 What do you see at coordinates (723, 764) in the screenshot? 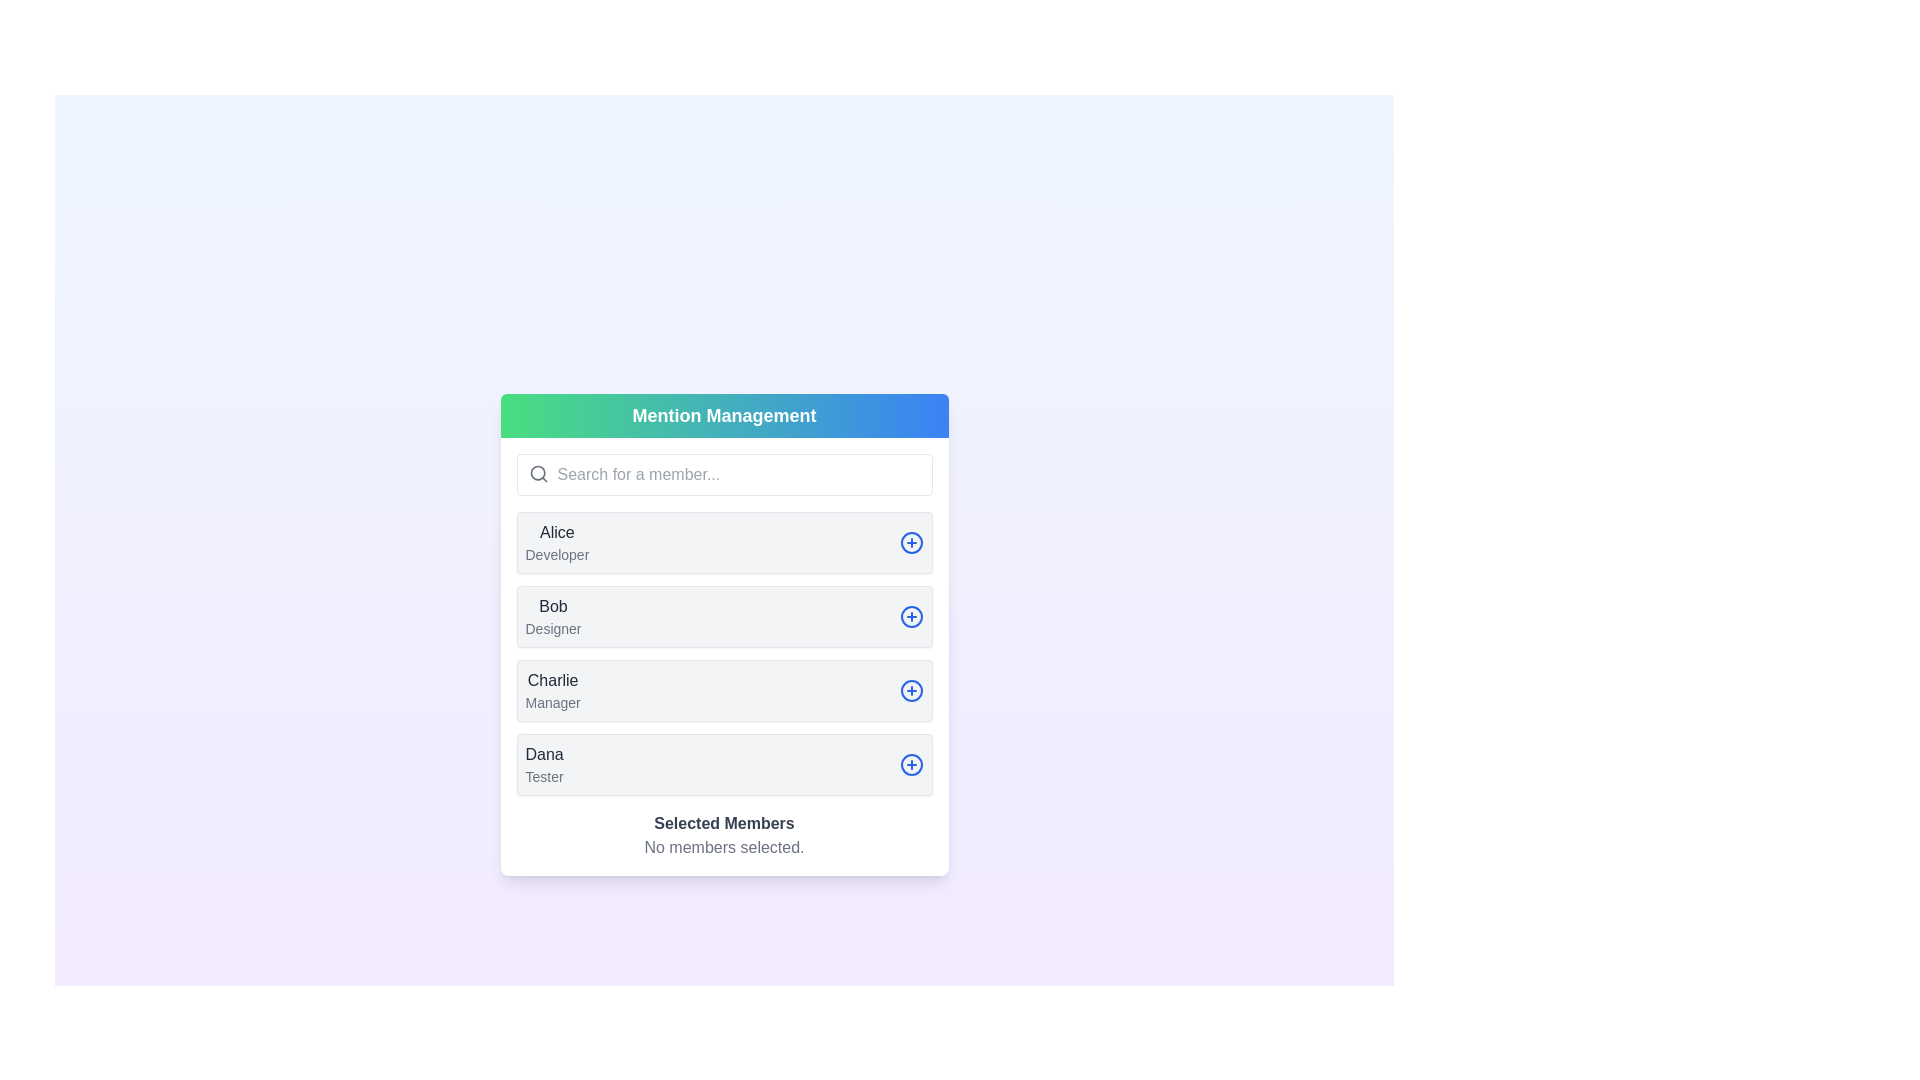
I see `the user profile selection list item for 'Dana' located` at bounding box center [723, 764].